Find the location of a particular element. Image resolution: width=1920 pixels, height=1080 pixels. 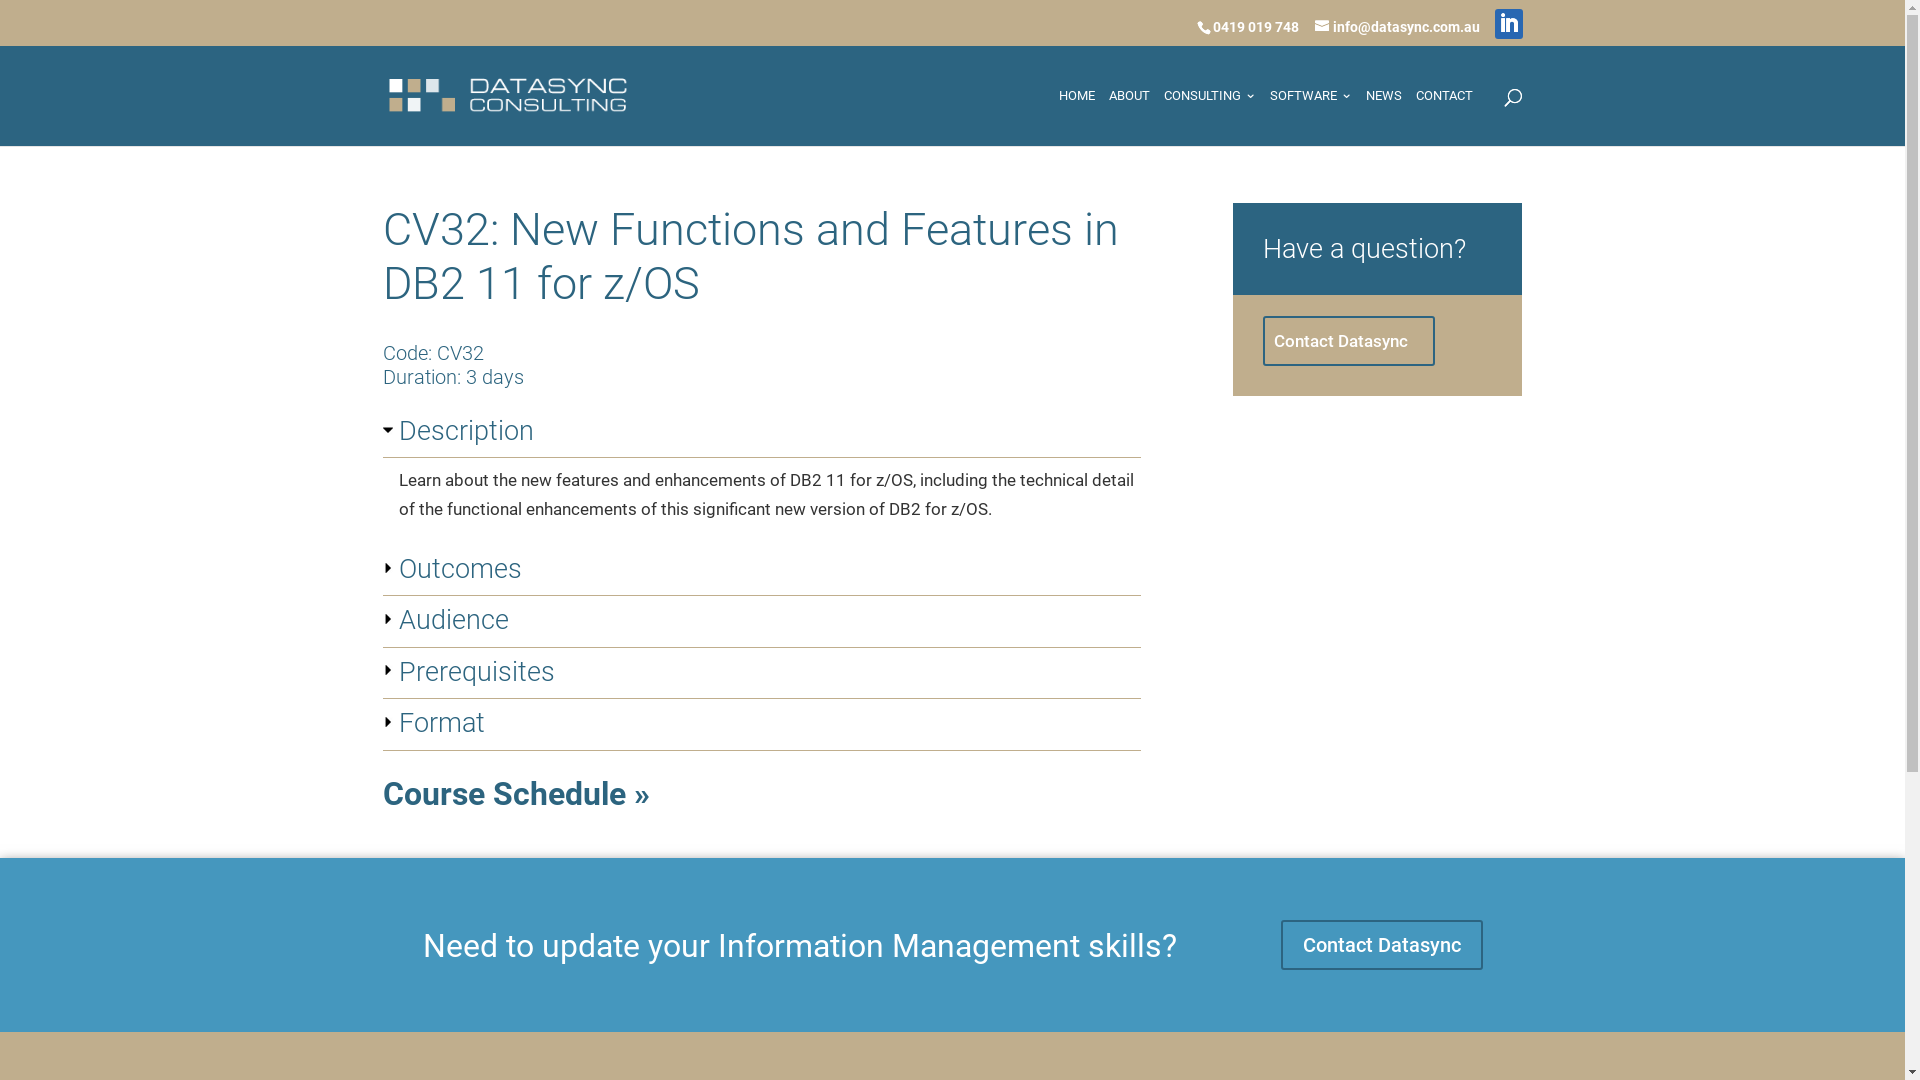

'NEWS' is located at coordinates (1382, 116).